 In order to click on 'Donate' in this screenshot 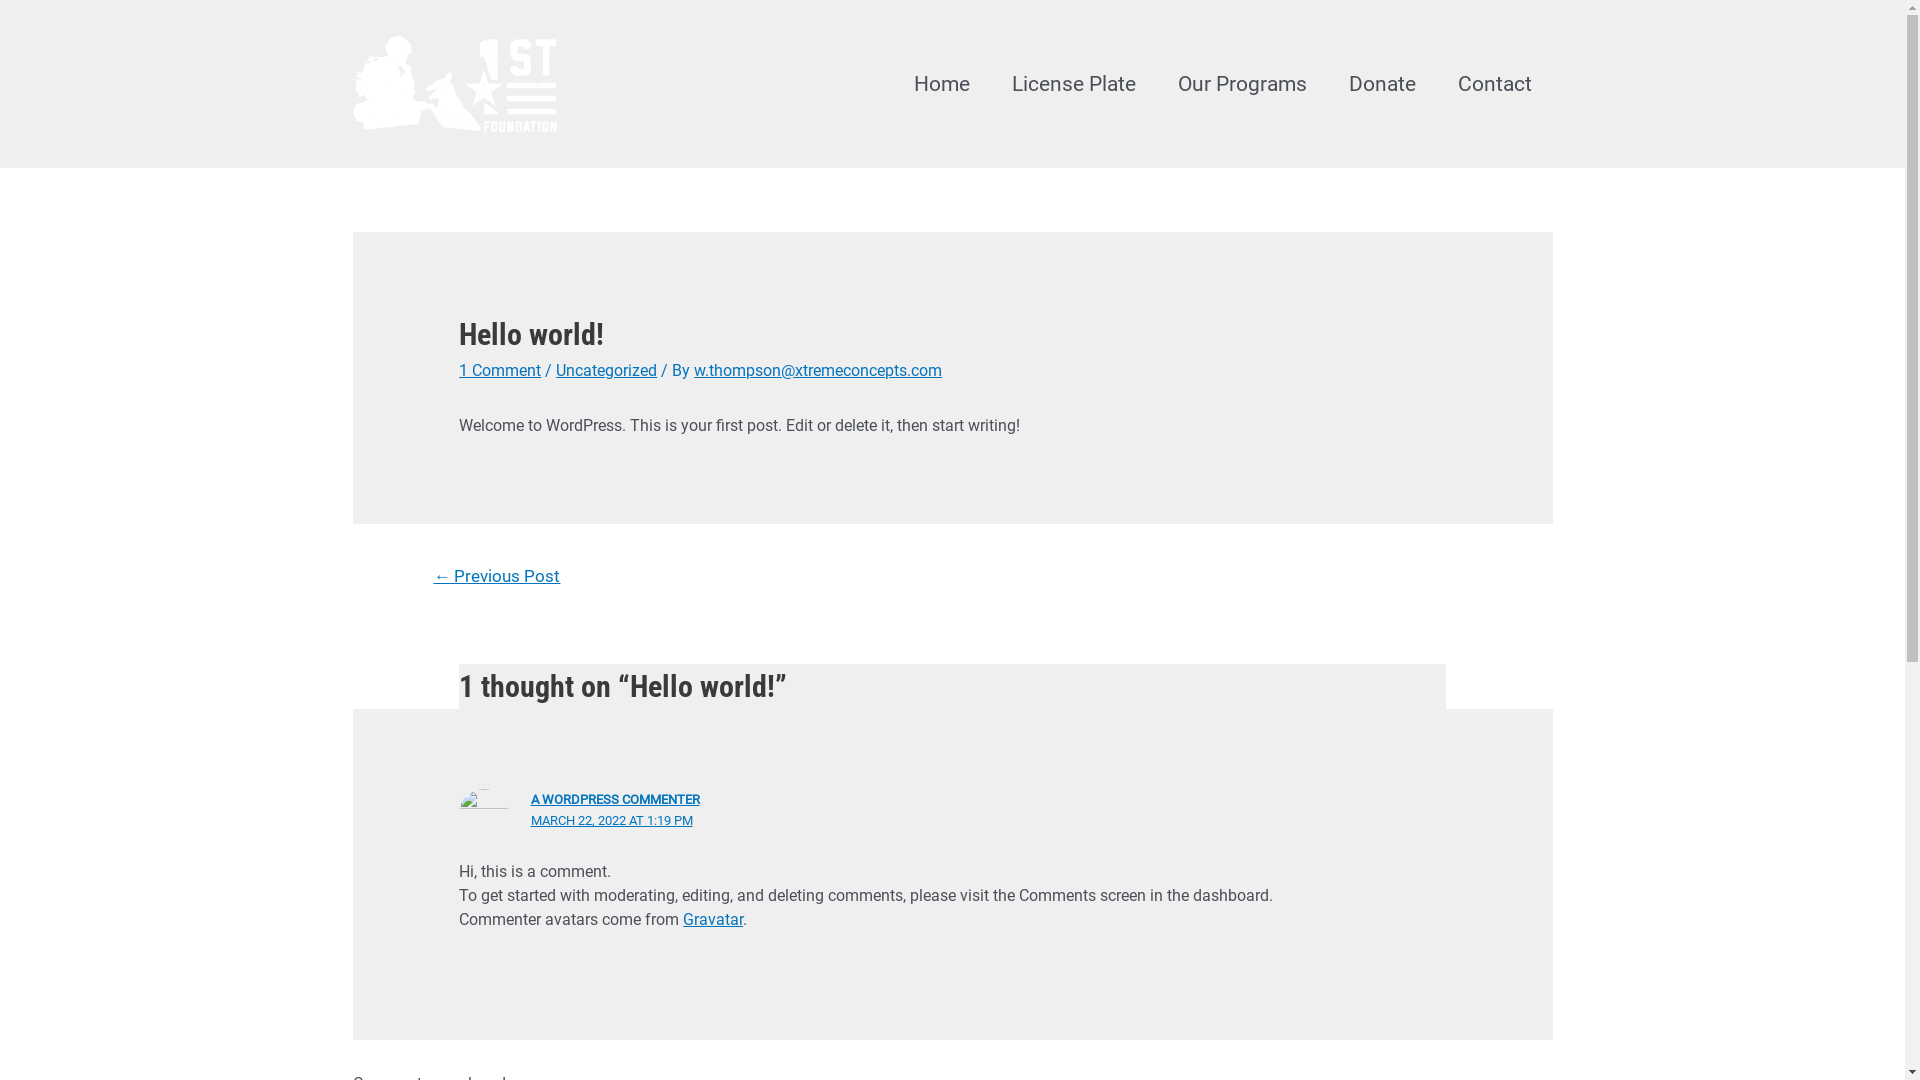, I will do `click(1381, 83)`.